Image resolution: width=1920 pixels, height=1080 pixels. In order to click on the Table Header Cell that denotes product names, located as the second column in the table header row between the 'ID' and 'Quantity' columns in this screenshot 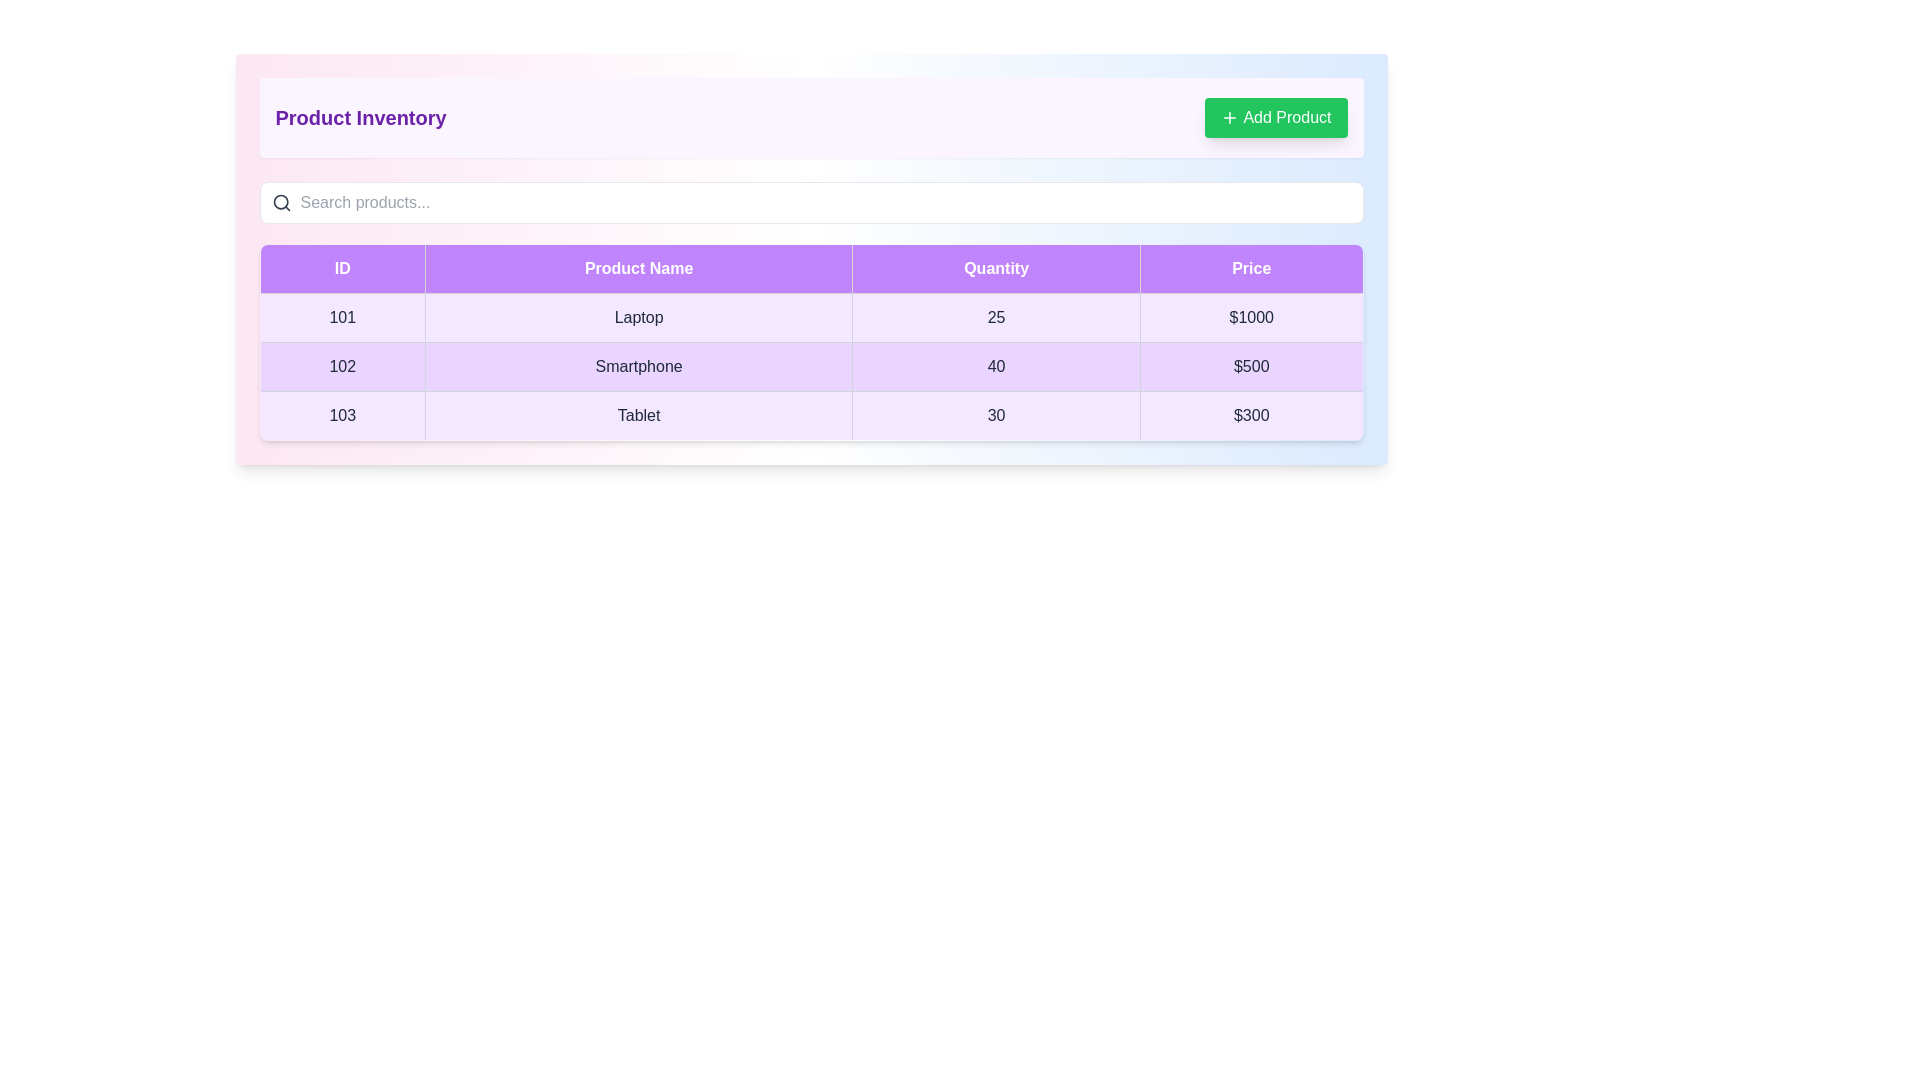, I will do `click(638, 268)`.